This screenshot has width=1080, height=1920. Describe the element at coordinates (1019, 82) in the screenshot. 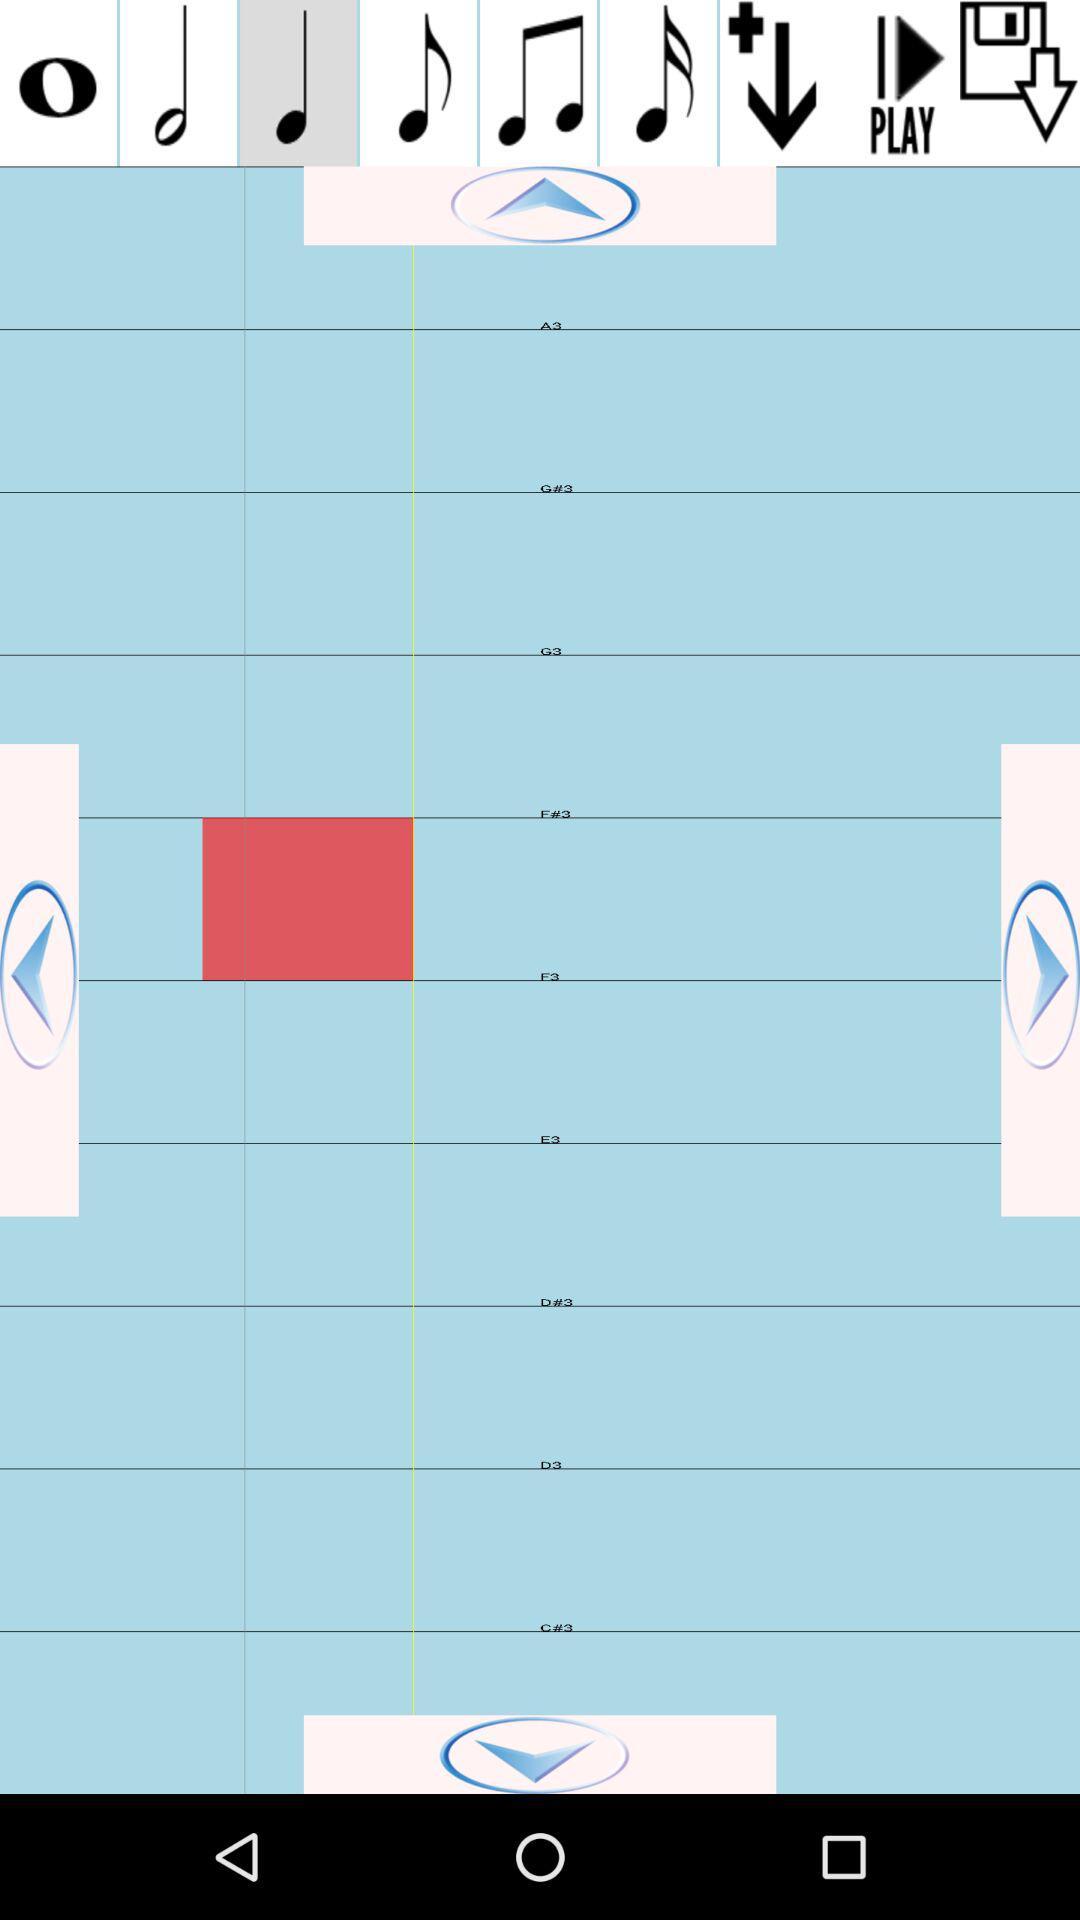

I see `button` at that location.